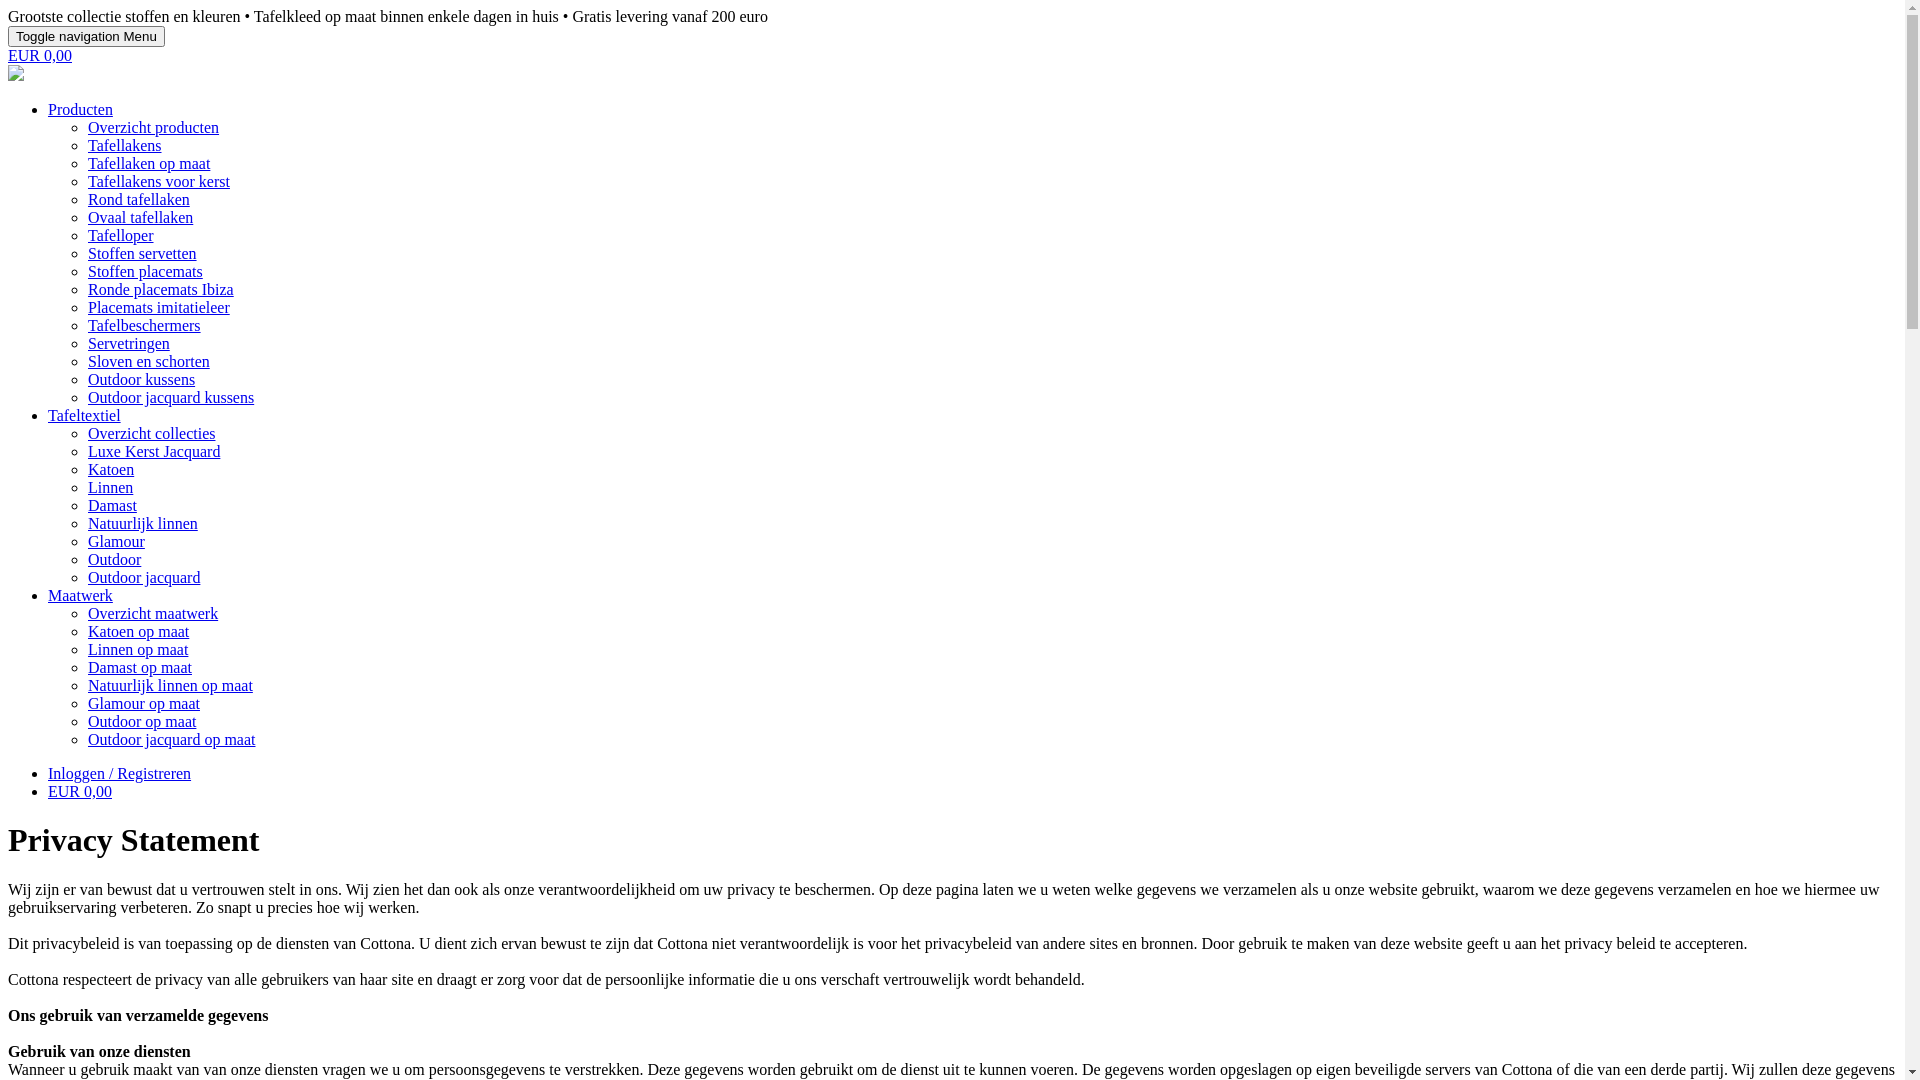 This screenshot has width=1920, height=1080. Describe the element at coordinates (123, 144) in the screenshot. I see `'Tafellakens'` at that location.